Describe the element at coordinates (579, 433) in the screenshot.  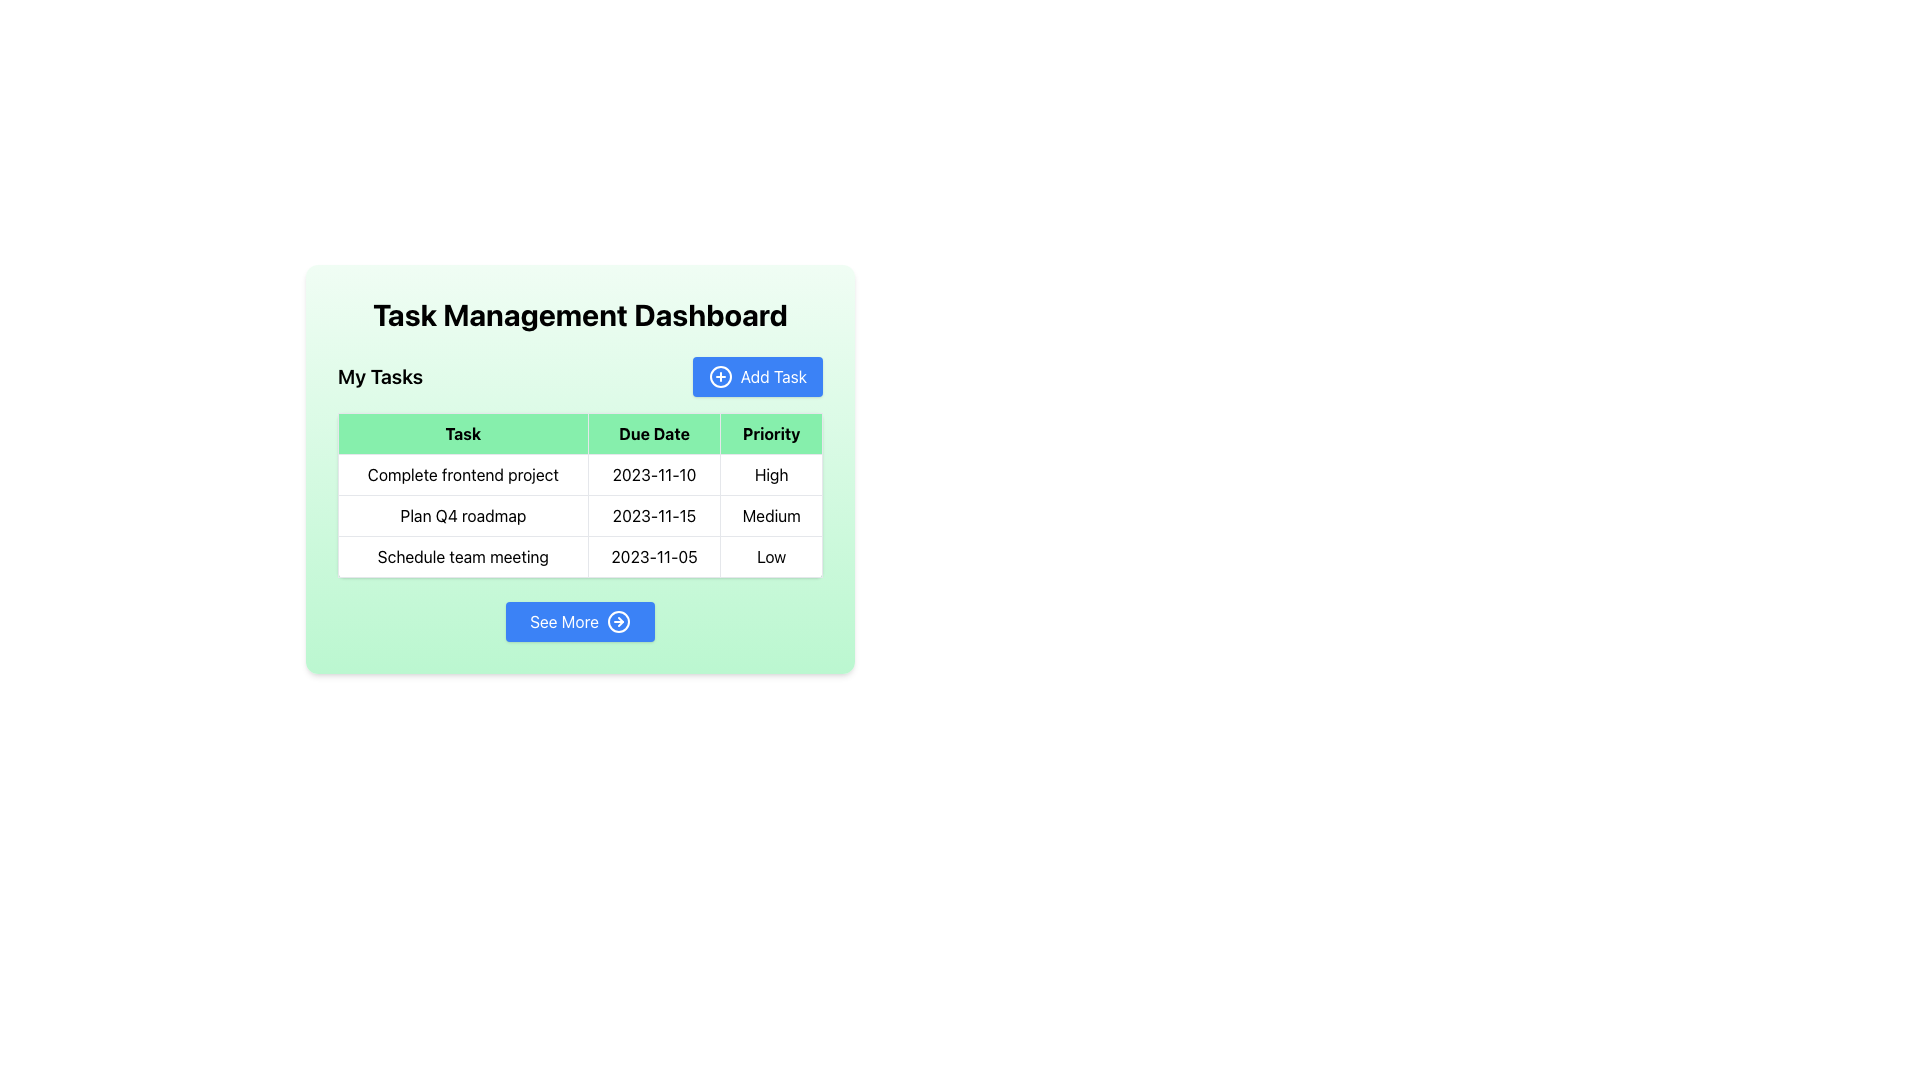
I see `the Table Header Row of the task management table located below 'My Tasks' and above the task entries` at that location.